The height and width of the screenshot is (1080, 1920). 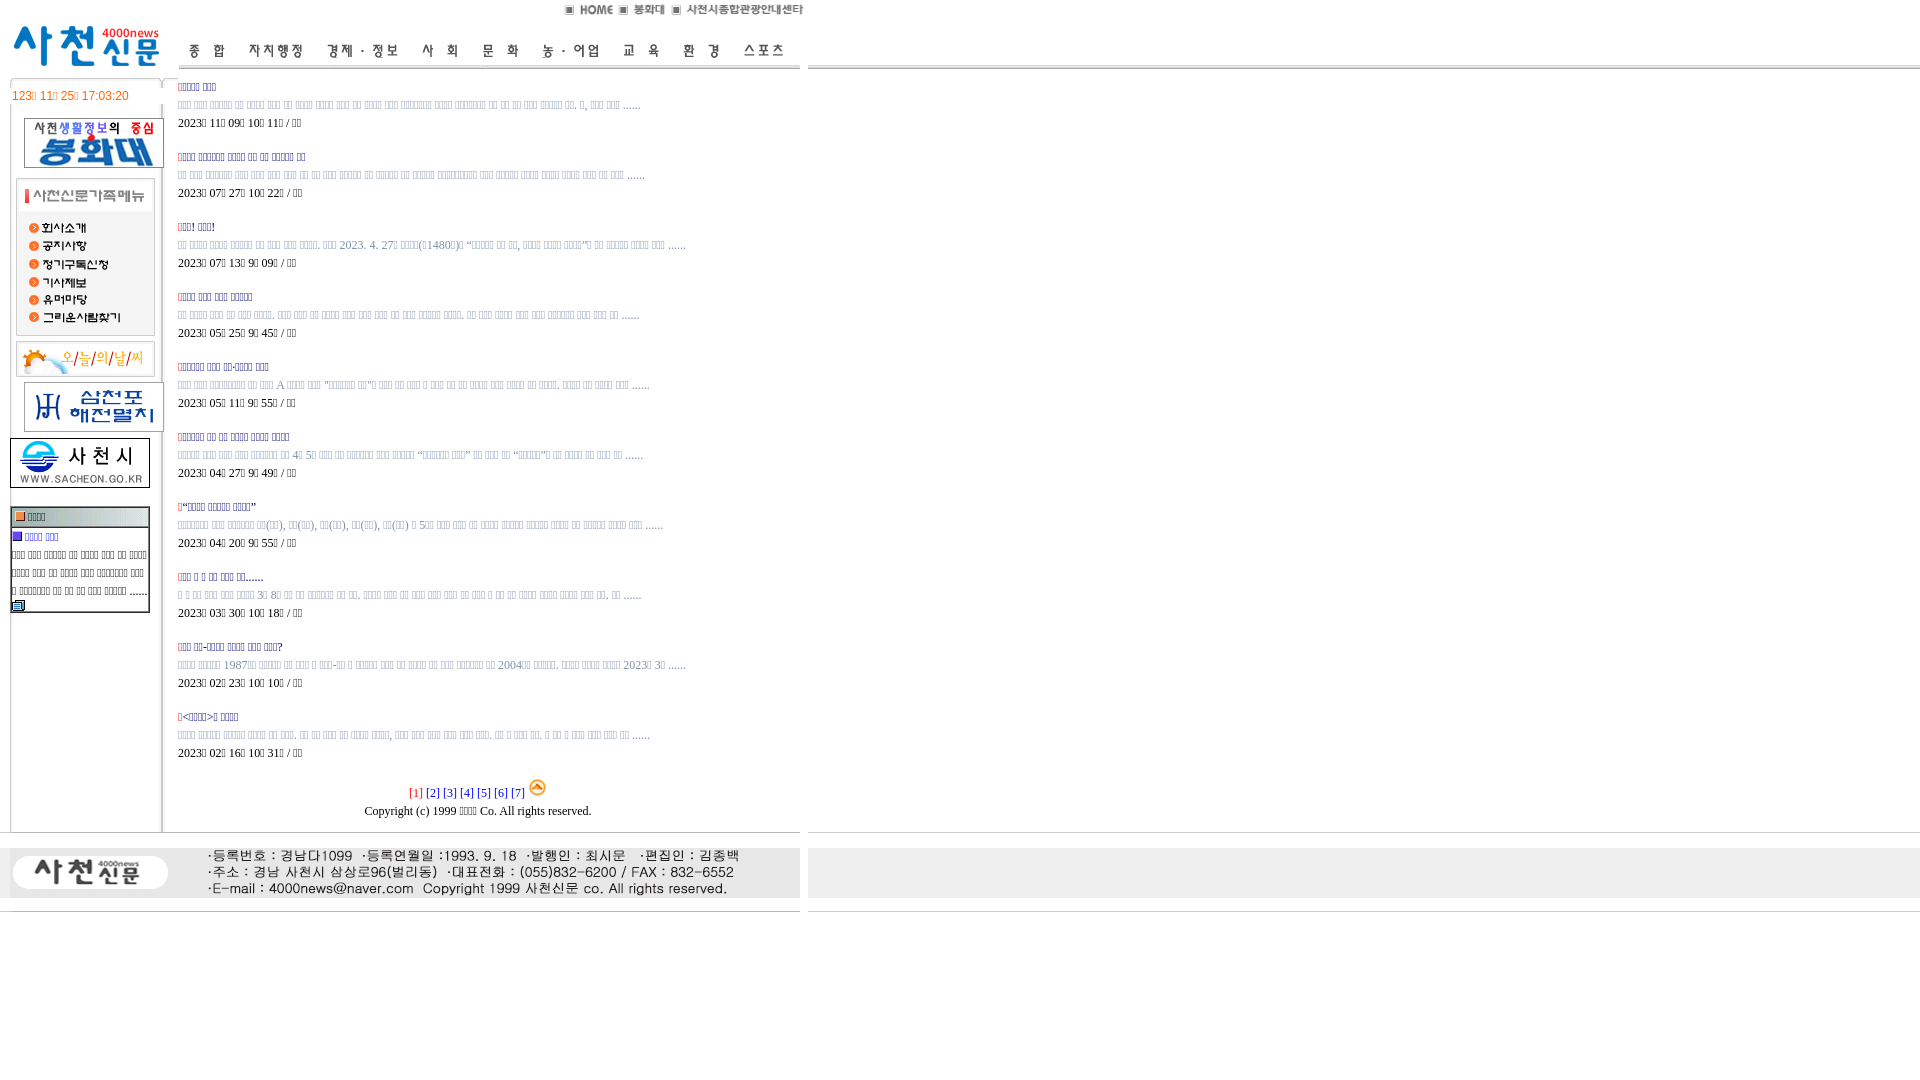 I want to click on '[3]', so click(x=441, y=792).